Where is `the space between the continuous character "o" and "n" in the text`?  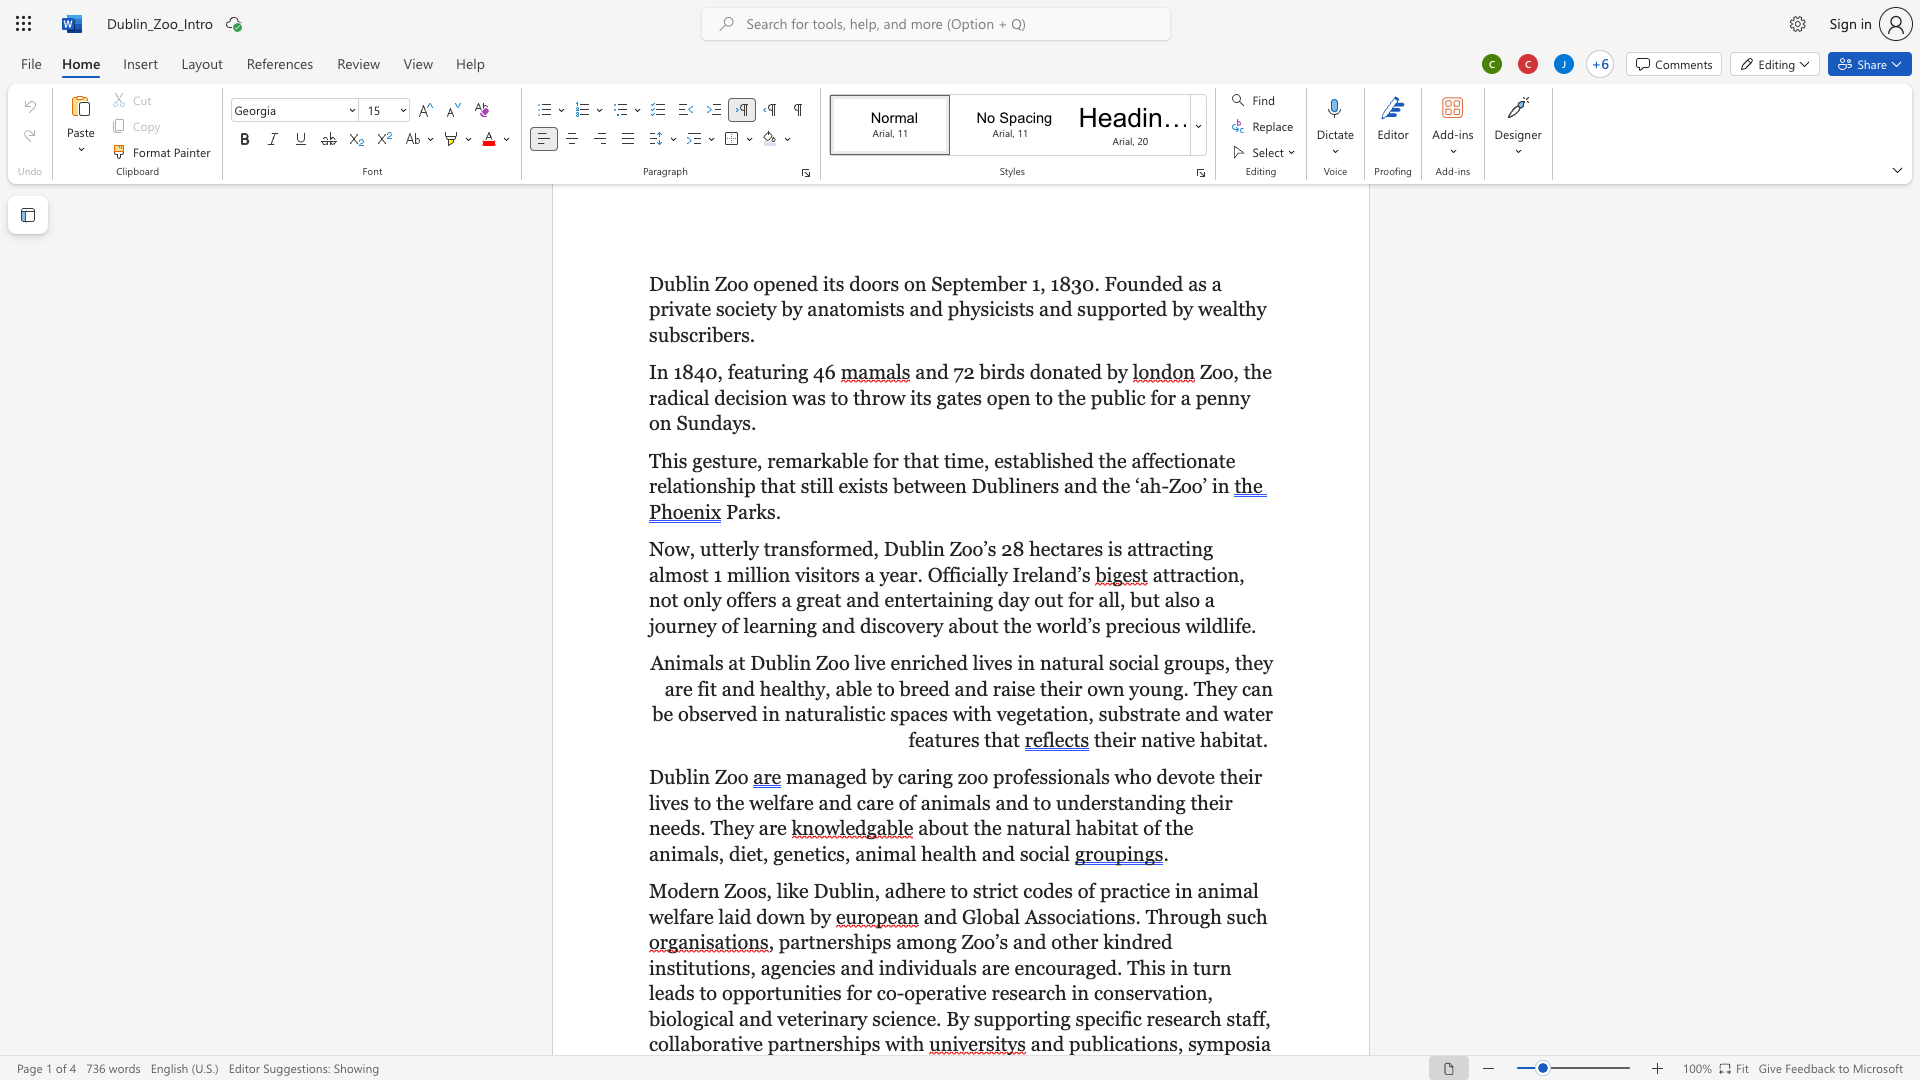 the space between the continuous character "o" and "n" in the text is located at coordinates (1157, 1043).